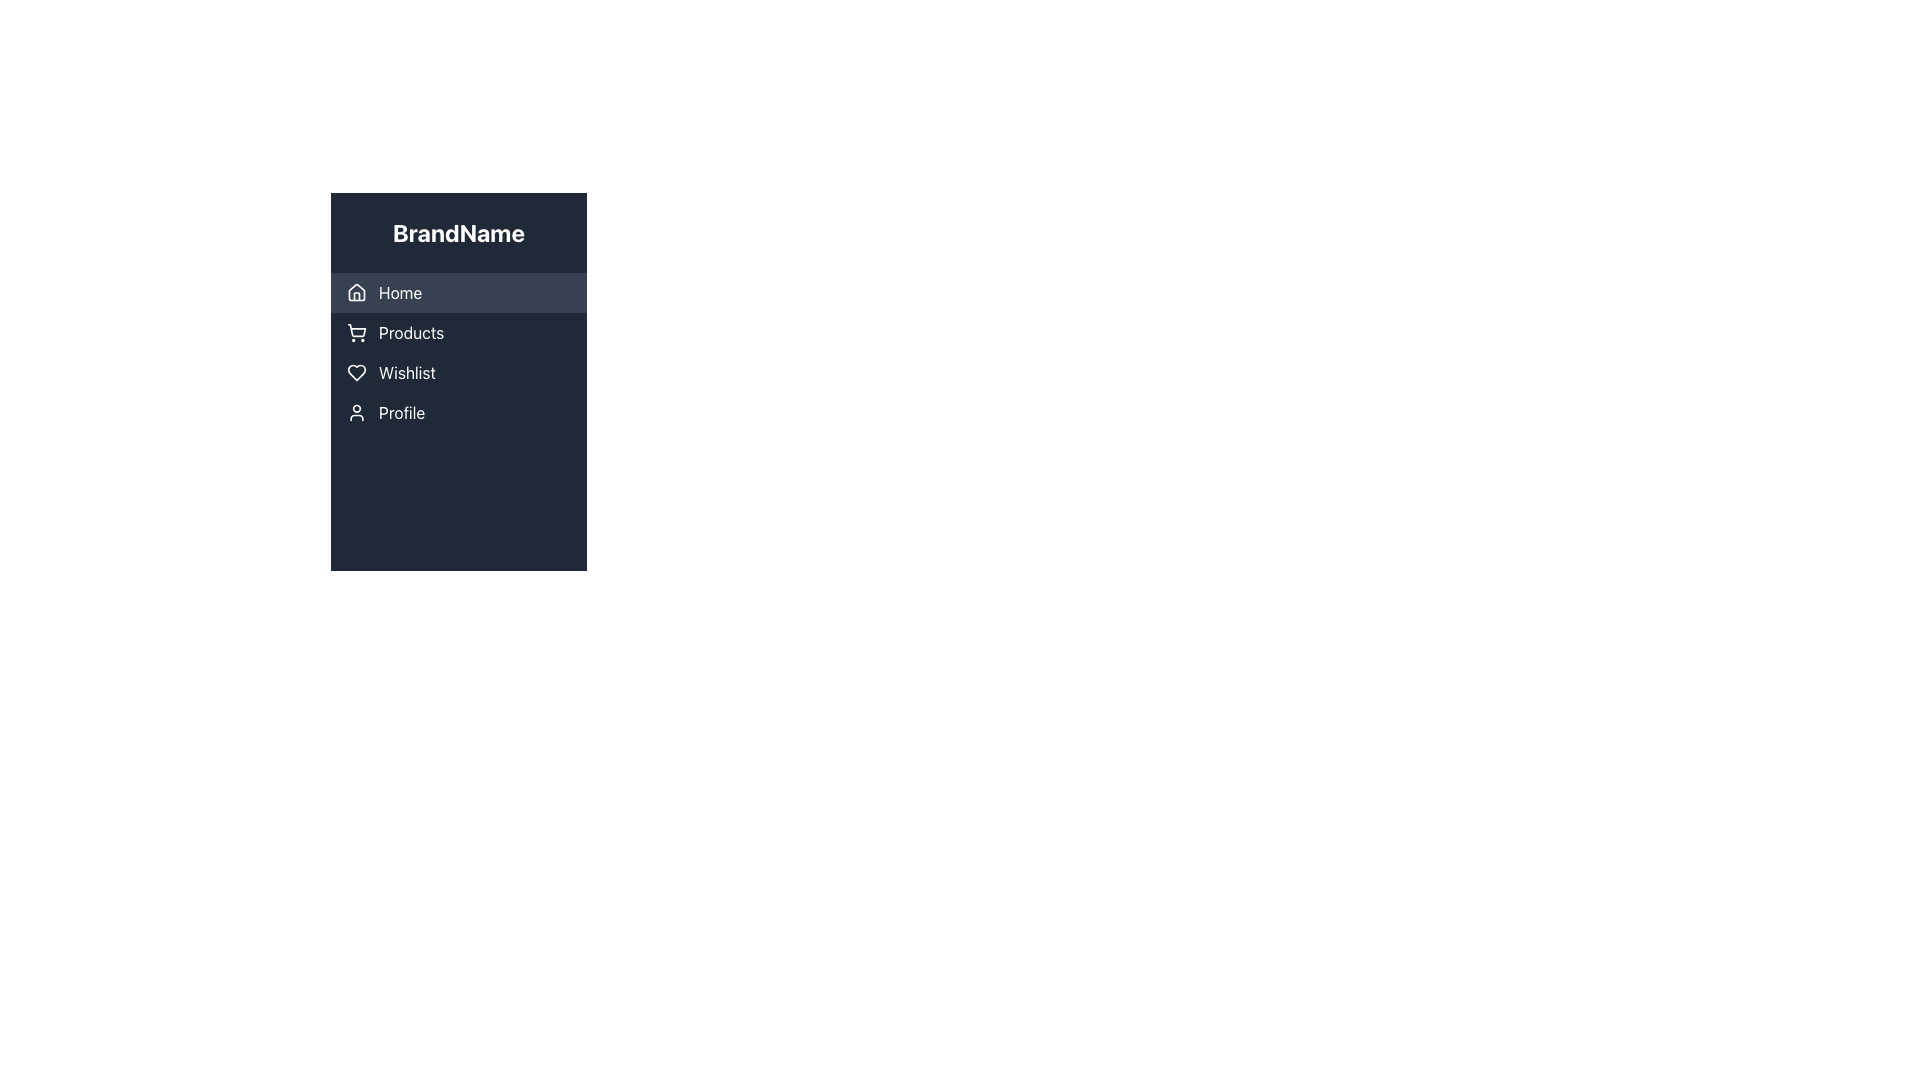 Image resolution: width=1920 pixels, height=1080 pixels. I want to click on the 'Home' button located at the top of the vertical navigation menu for potential visual feedback, so click(458, 293).